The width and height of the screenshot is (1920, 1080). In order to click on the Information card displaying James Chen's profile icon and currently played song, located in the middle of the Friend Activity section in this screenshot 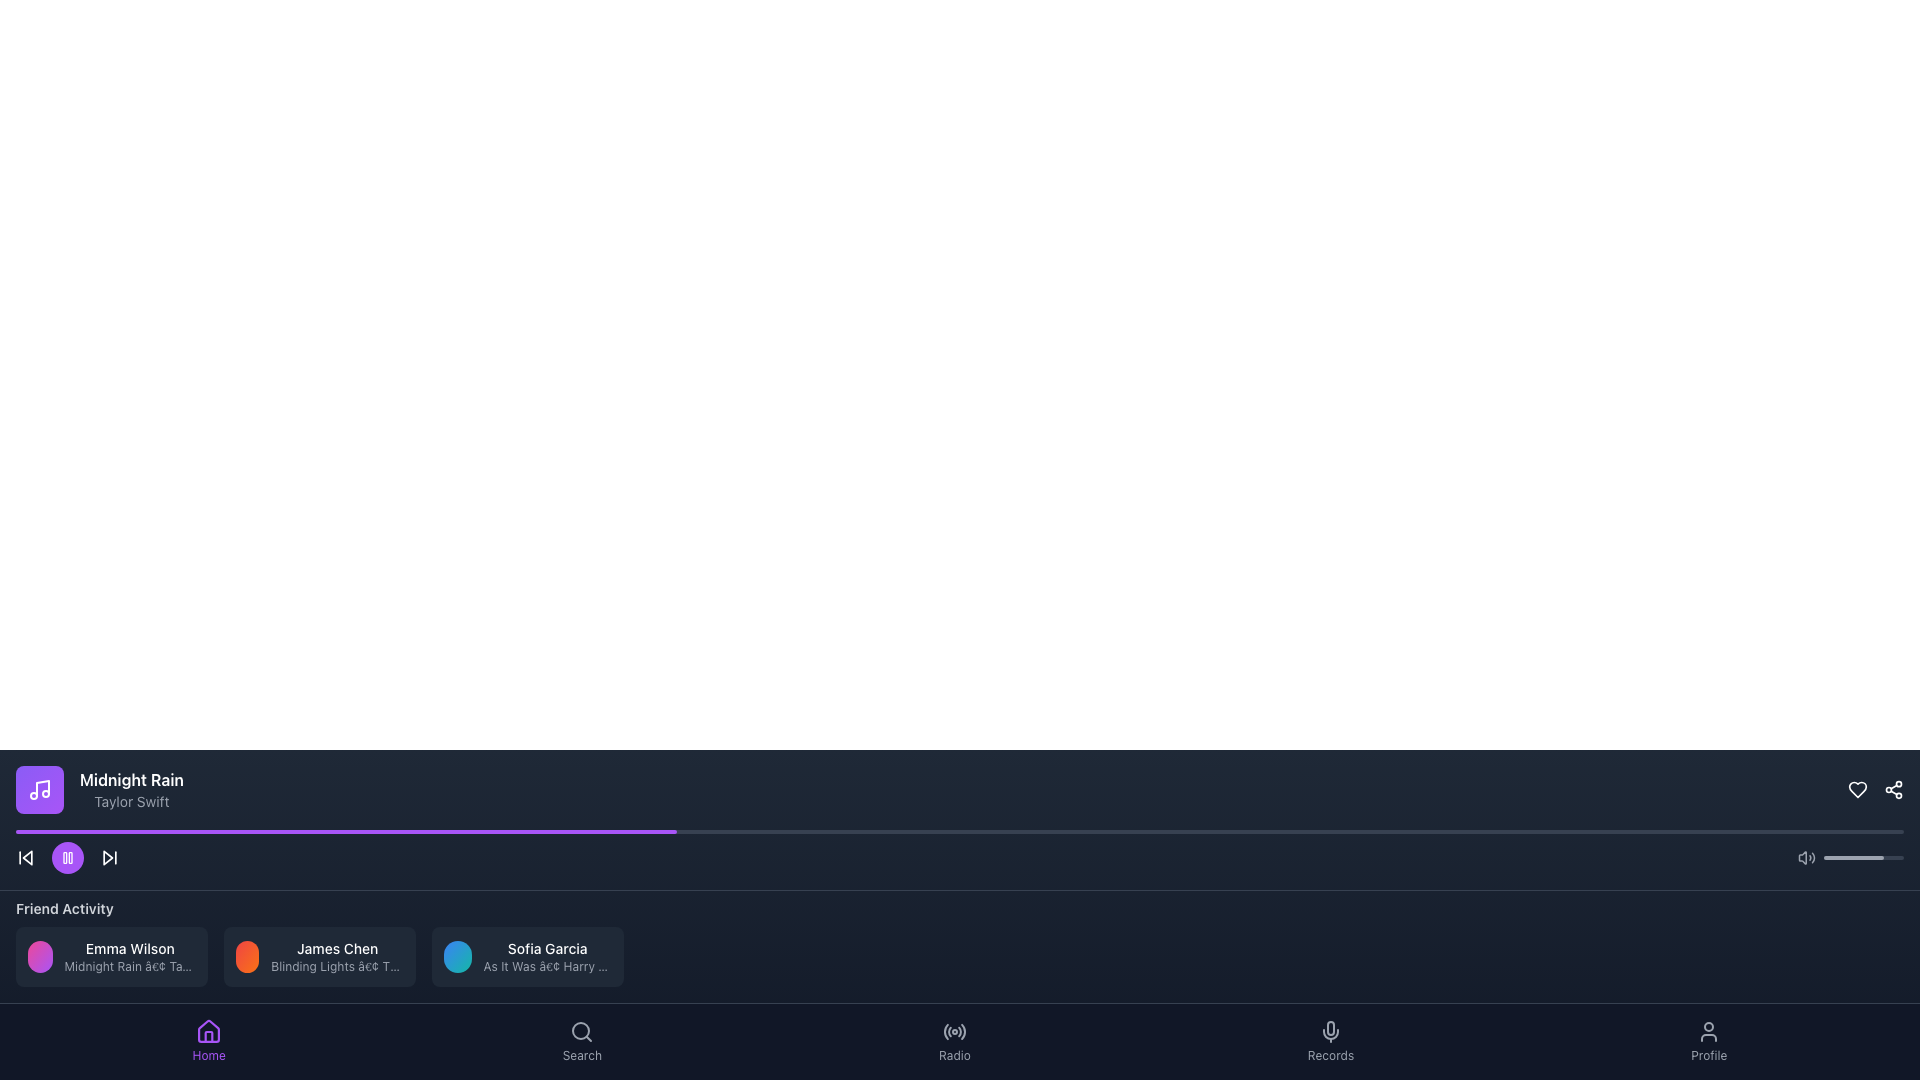, I will do `click(320, 955)`.